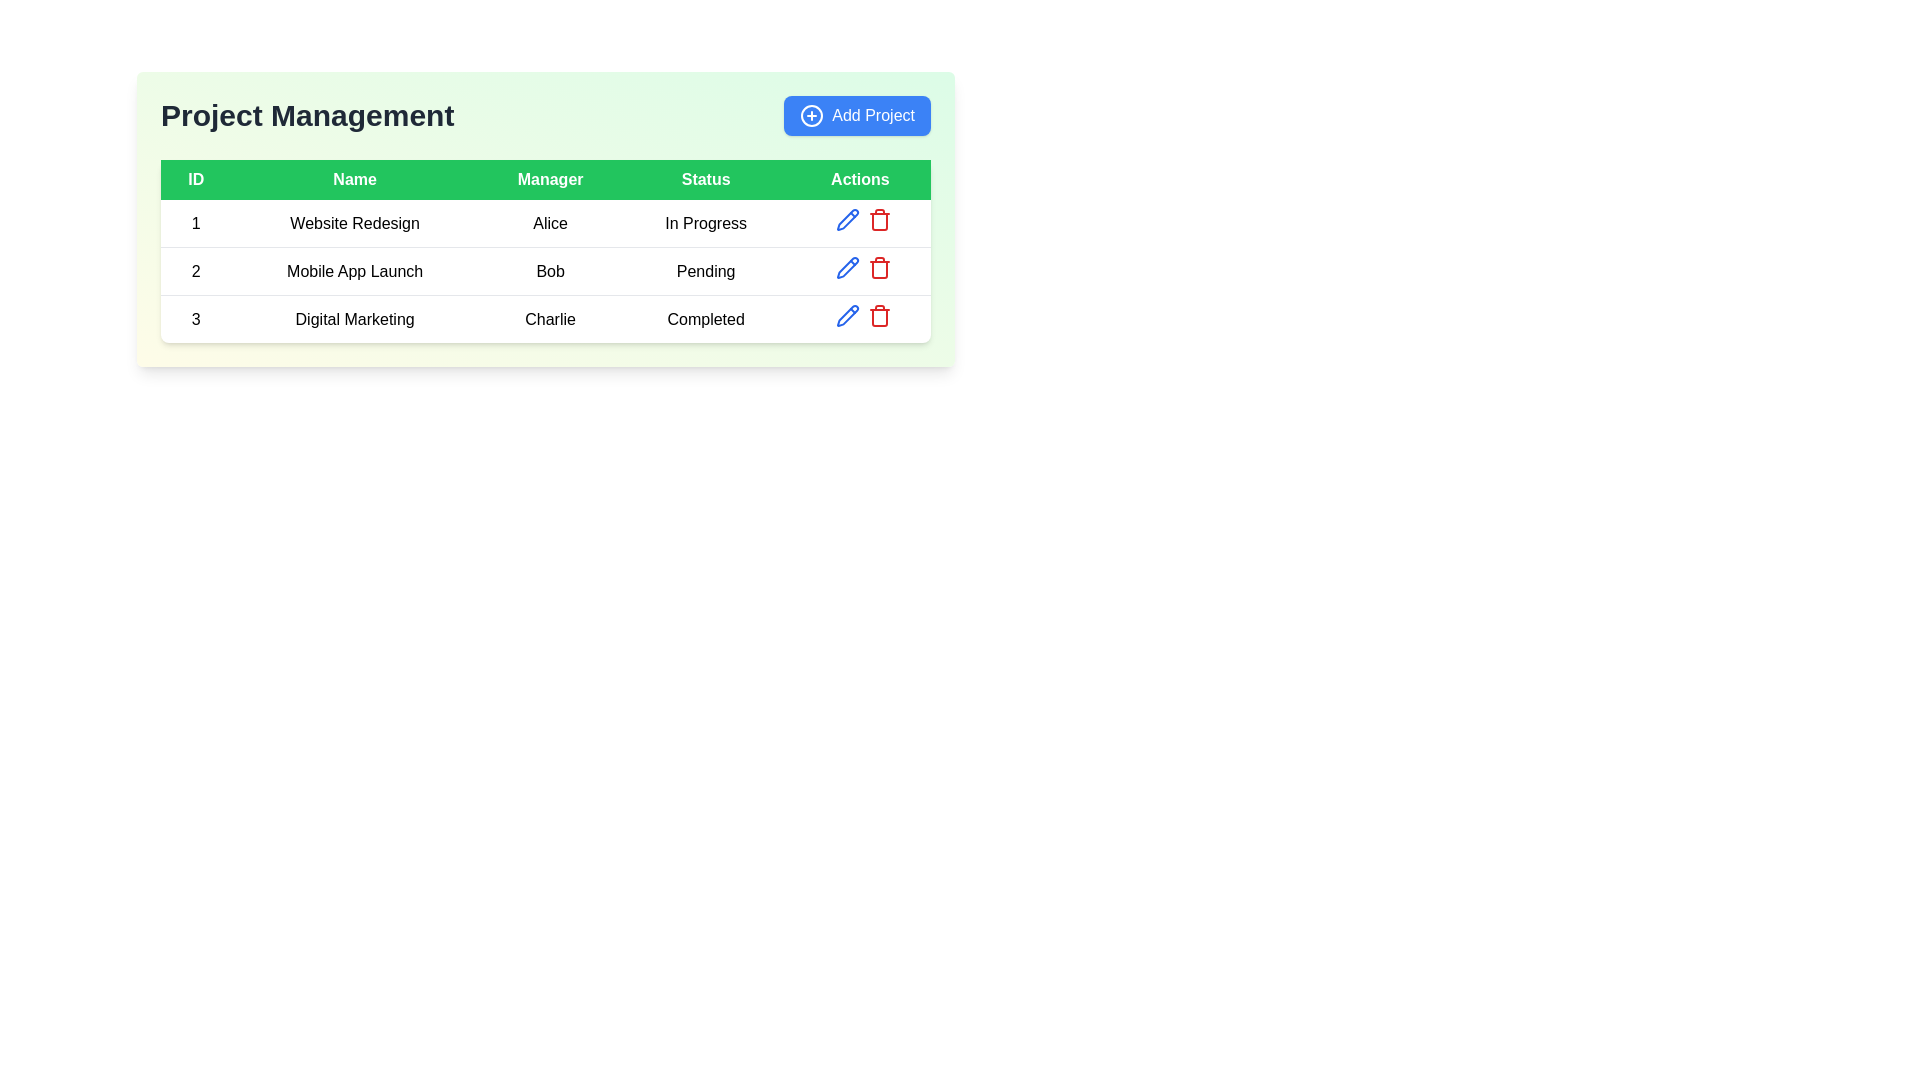  I want to click on the central part of the trash can icon located in the 'Actions' column of the third row of the table, so click(880, 270).